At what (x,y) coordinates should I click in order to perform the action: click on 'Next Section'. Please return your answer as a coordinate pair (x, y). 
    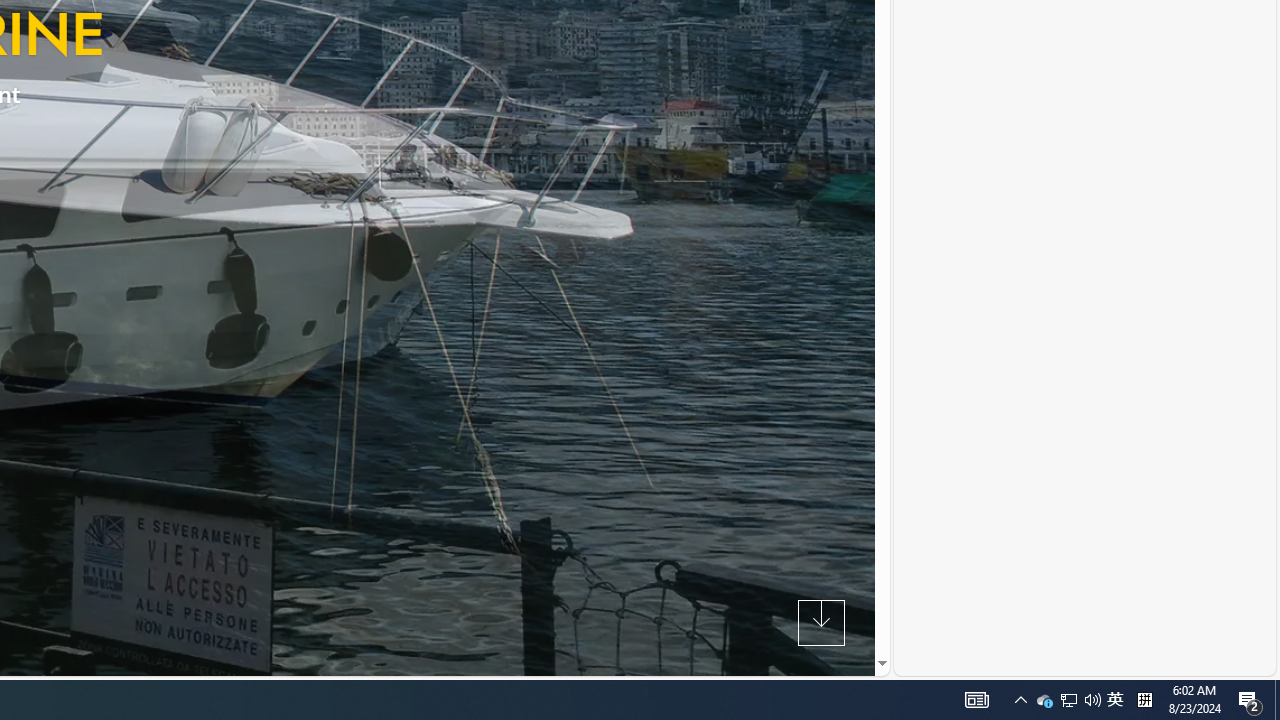
    Looking at the image, I should click on (821, 621).